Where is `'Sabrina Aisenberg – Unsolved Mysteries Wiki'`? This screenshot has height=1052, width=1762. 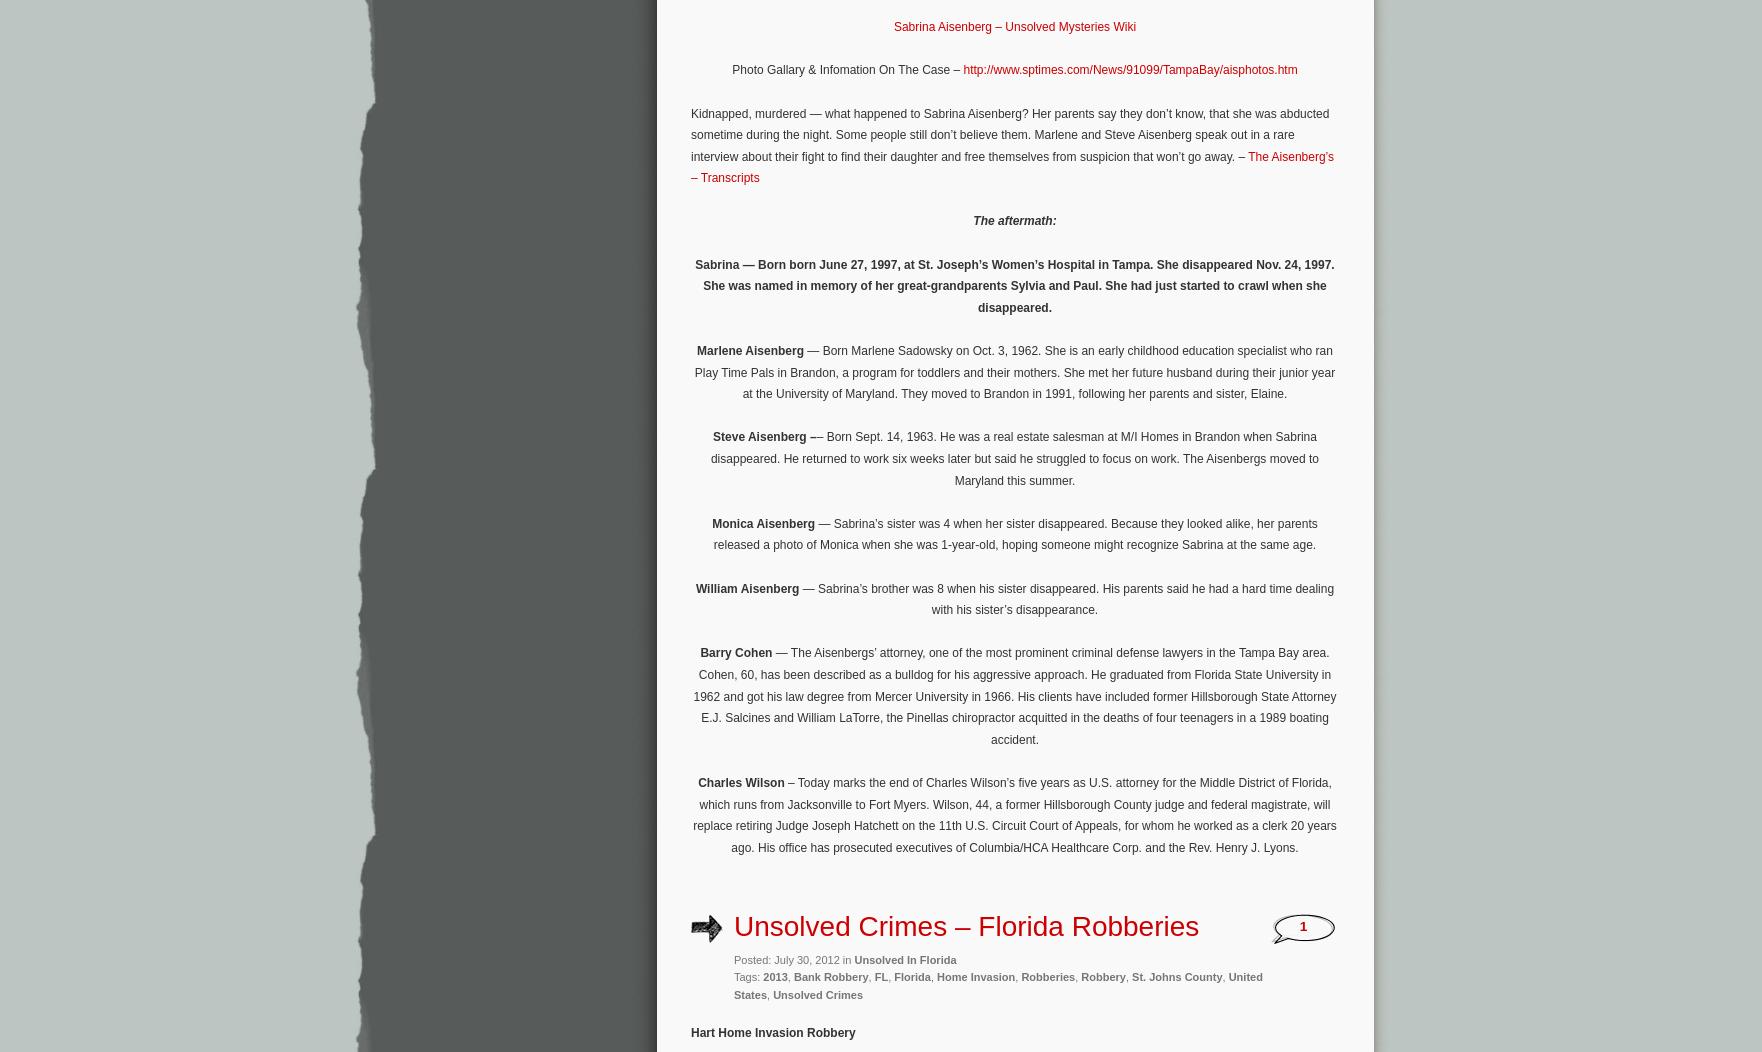
'Sabrina Aisenberg – Unsolved Mysteries Wiki' is located at coordinates (892, 27).